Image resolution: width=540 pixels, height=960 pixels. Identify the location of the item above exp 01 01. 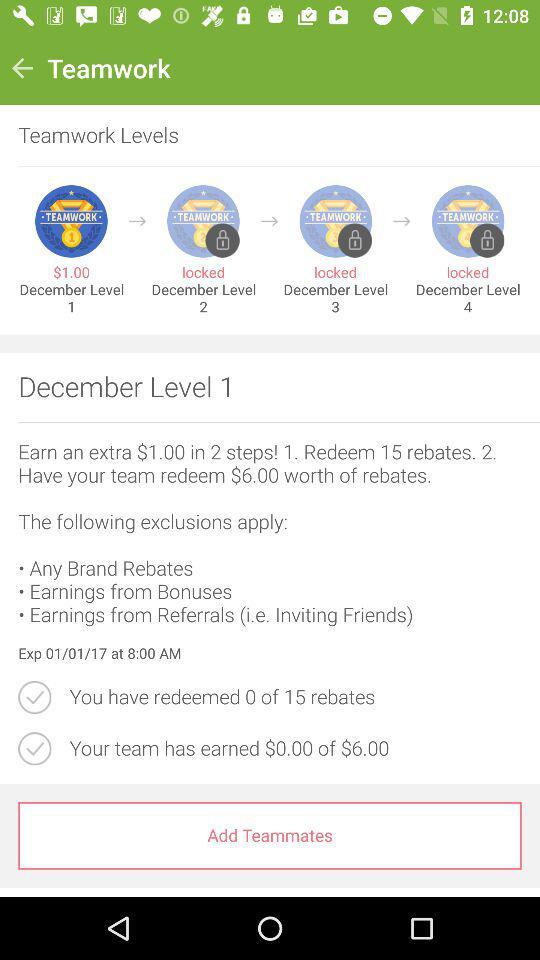
(270, 532).